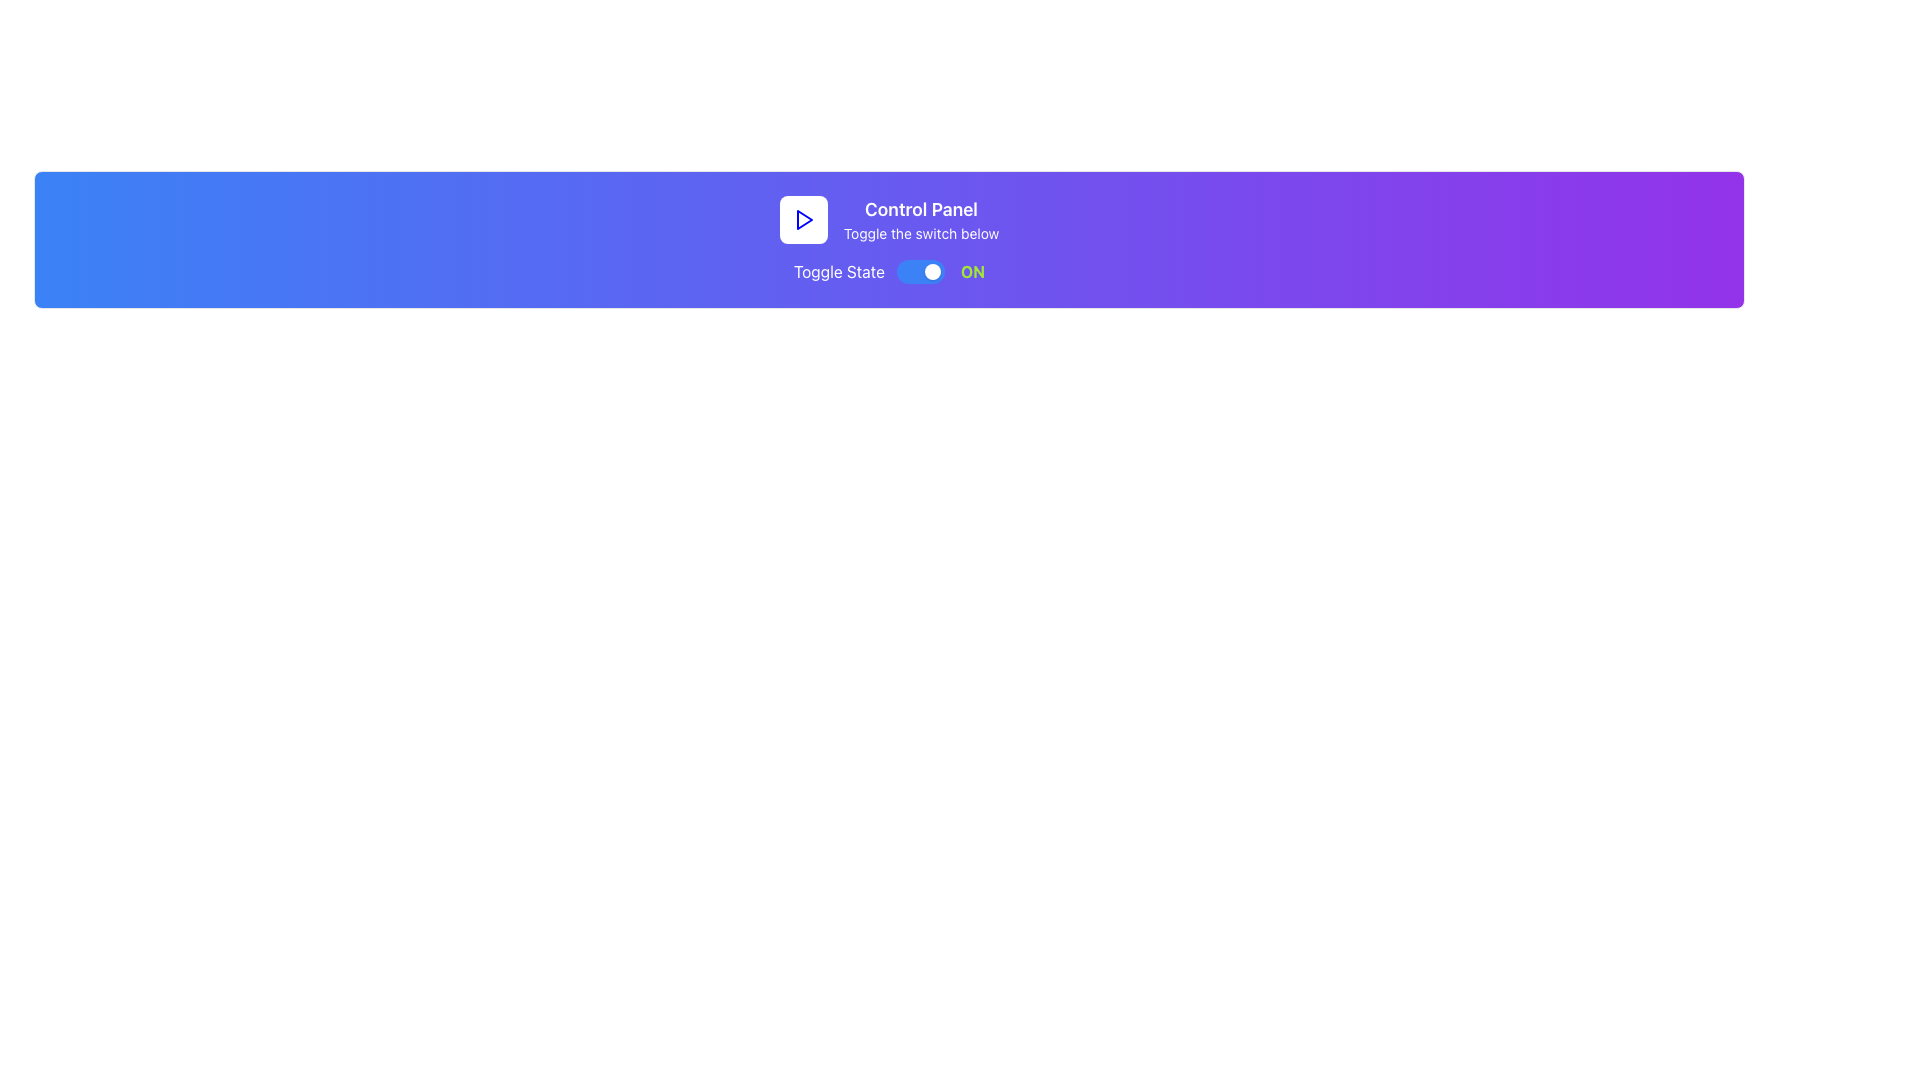  What do you see at coordinates (888, 272) in the screenshot?
I see `the Toggle switch component labeled 'Toggle State ON'` at bounding box center [888, 272].